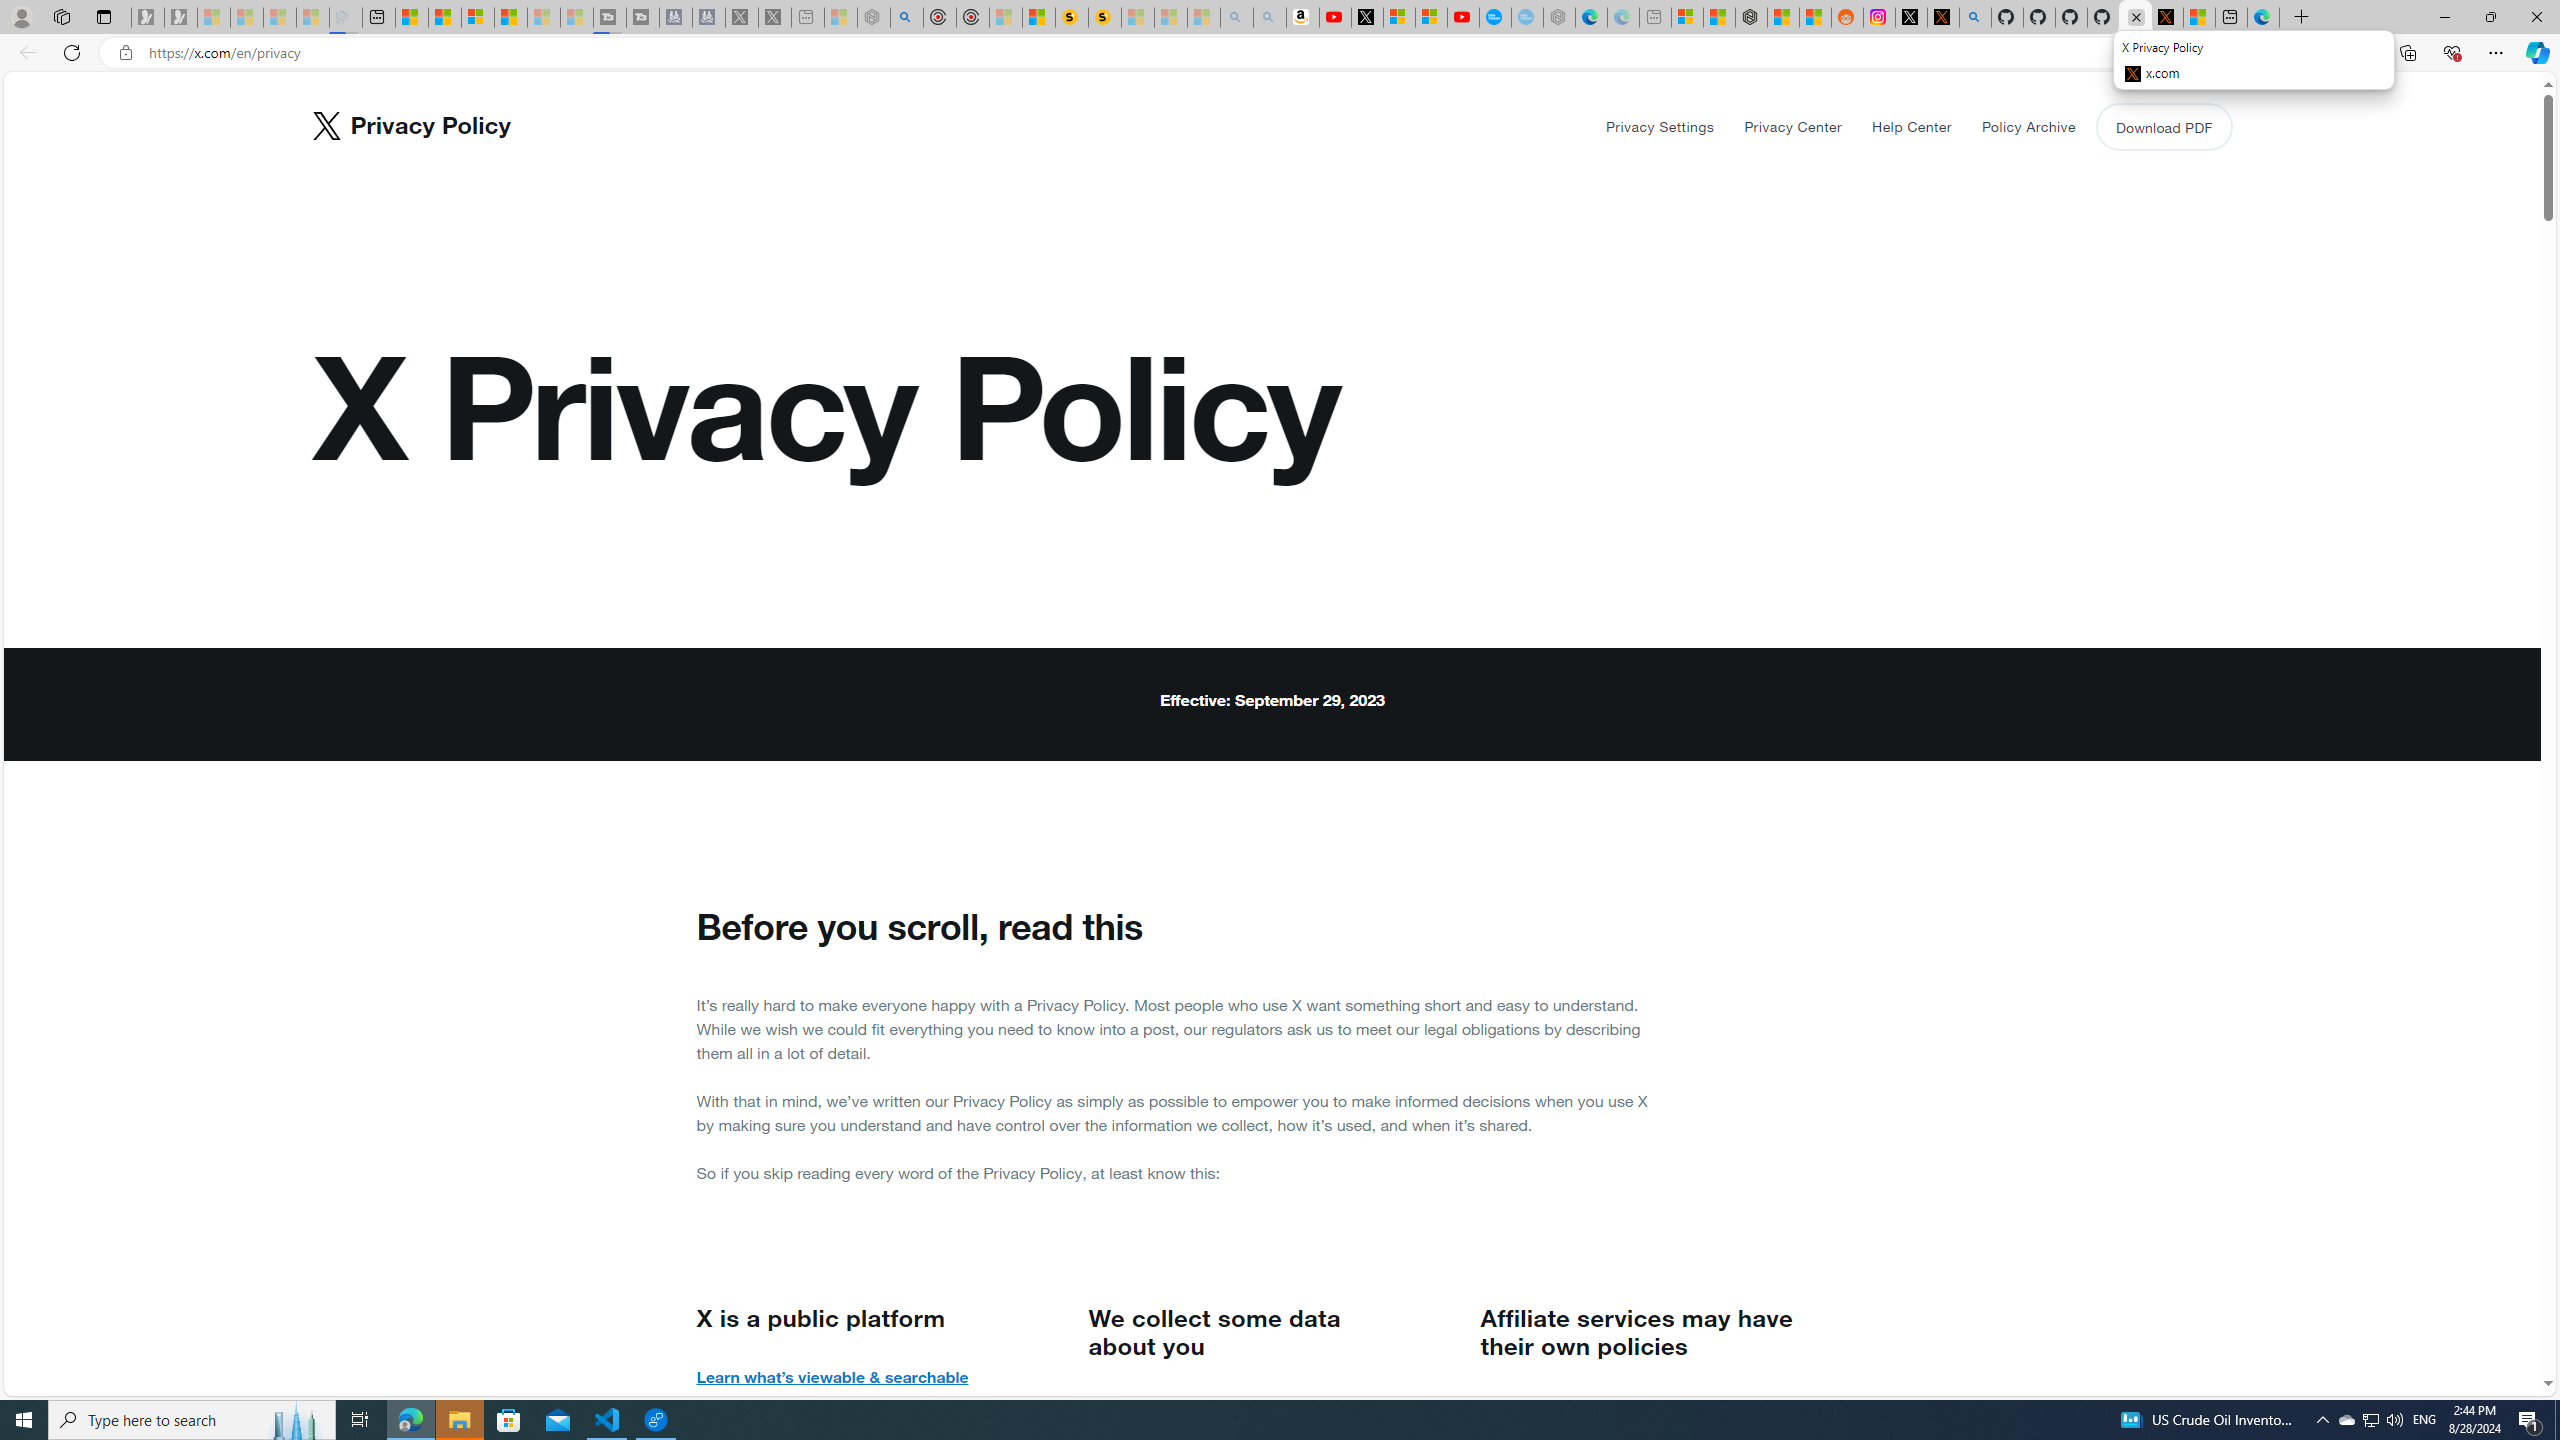 This screenshot has height=1440, width=2560. Describe the element at coordinates (1526, 16) in the screenshot. I see `'The most popular Google '` at that location.